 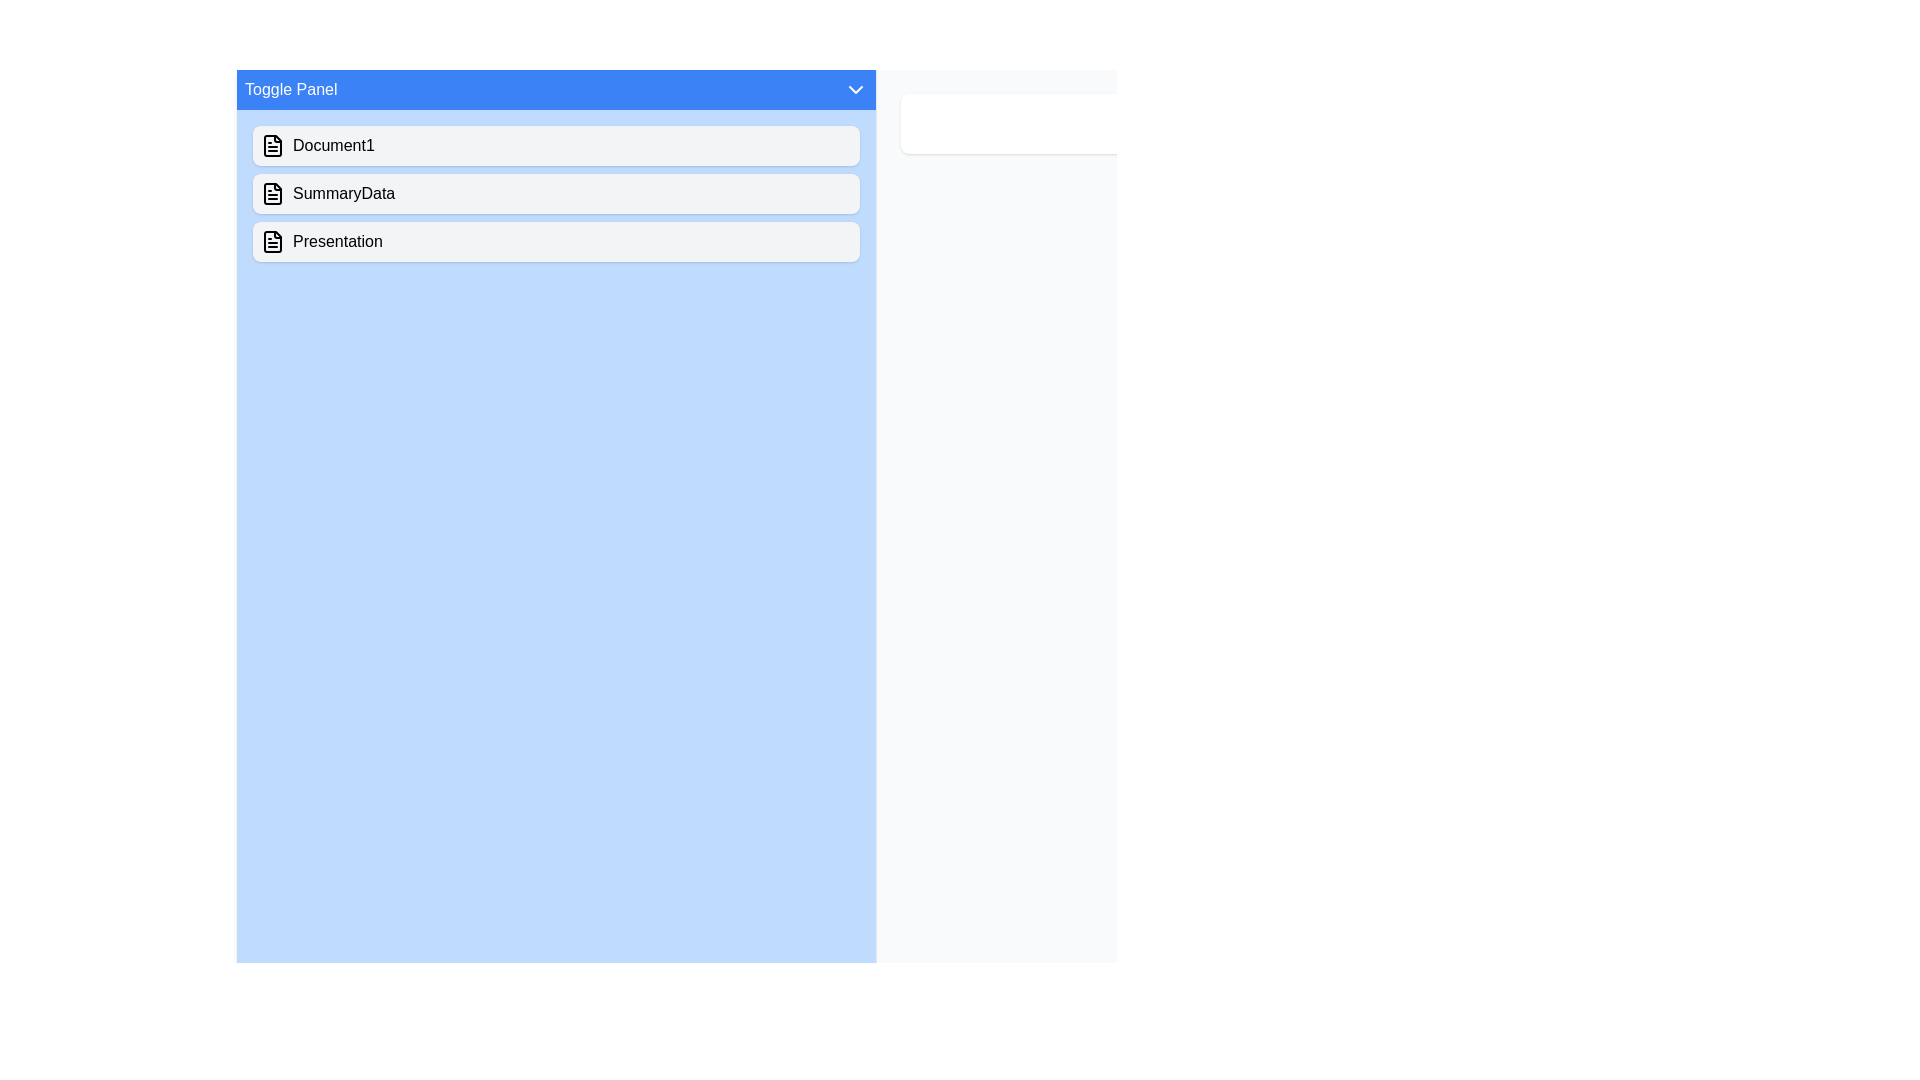 What do you see at coordinates (855, 88) in the screenshot?
I see `the chevron icon (dropdown indicator) located at the far-right side of the blue header bar labeled 'Toggle Panel'` at bounding box center [855, 88].